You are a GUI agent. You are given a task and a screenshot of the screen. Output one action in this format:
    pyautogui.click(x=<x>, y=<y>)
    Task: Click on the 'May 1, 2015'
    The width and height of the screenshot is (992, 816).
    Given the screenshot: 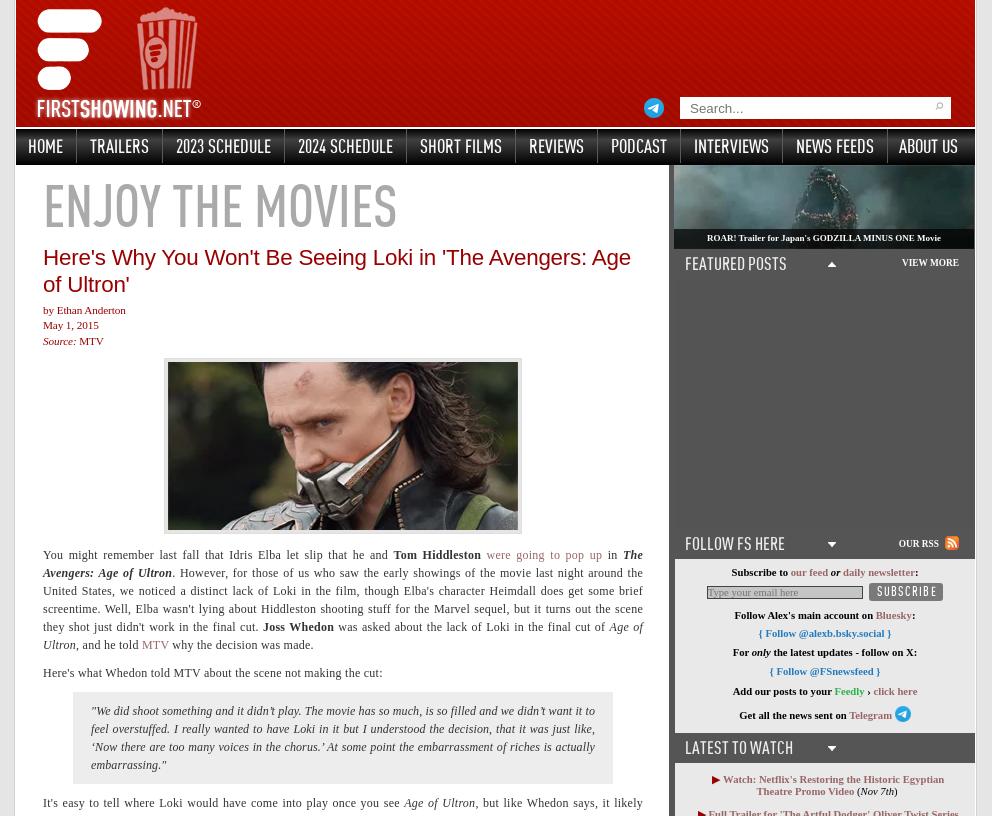 What is the action you would take?
    pyautogui.click(x=70, y=325)
    